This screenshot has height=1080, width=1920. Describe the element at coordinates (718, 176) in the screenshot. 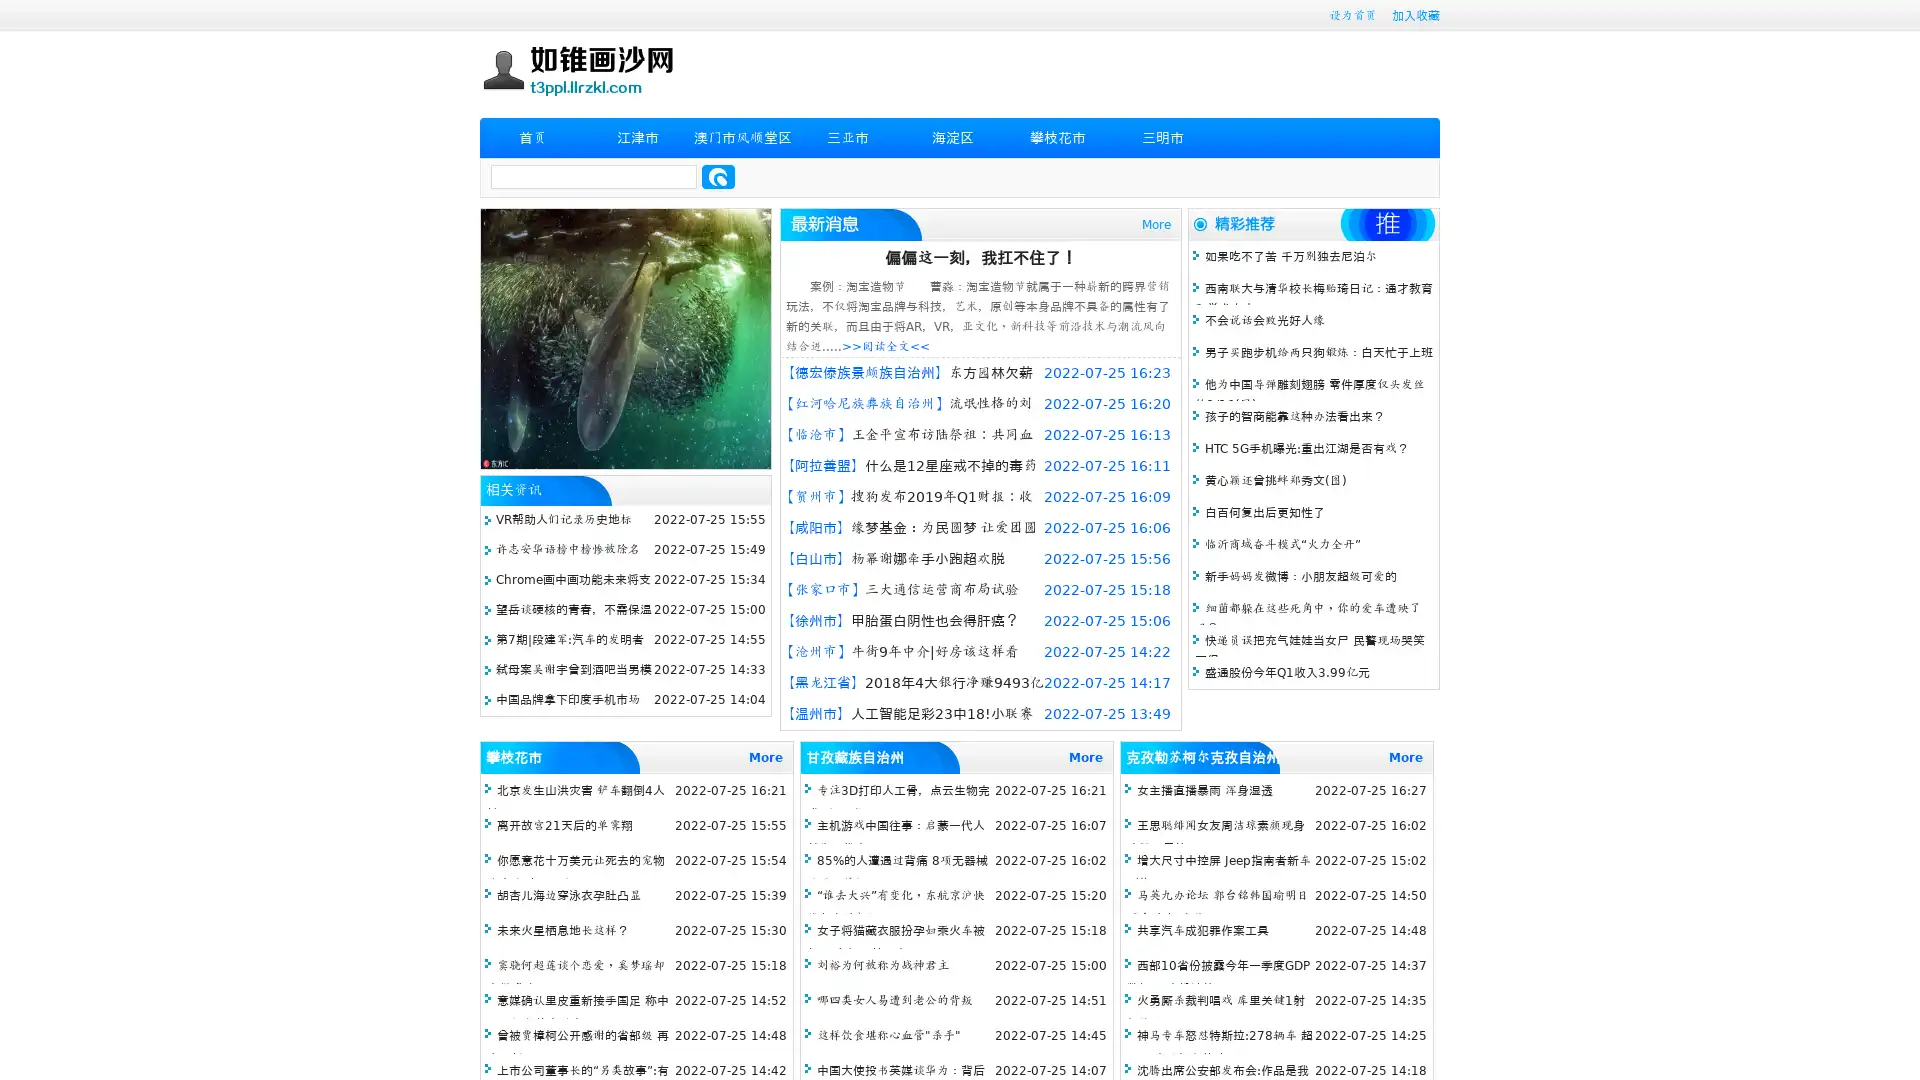

I see `Search` at that location.